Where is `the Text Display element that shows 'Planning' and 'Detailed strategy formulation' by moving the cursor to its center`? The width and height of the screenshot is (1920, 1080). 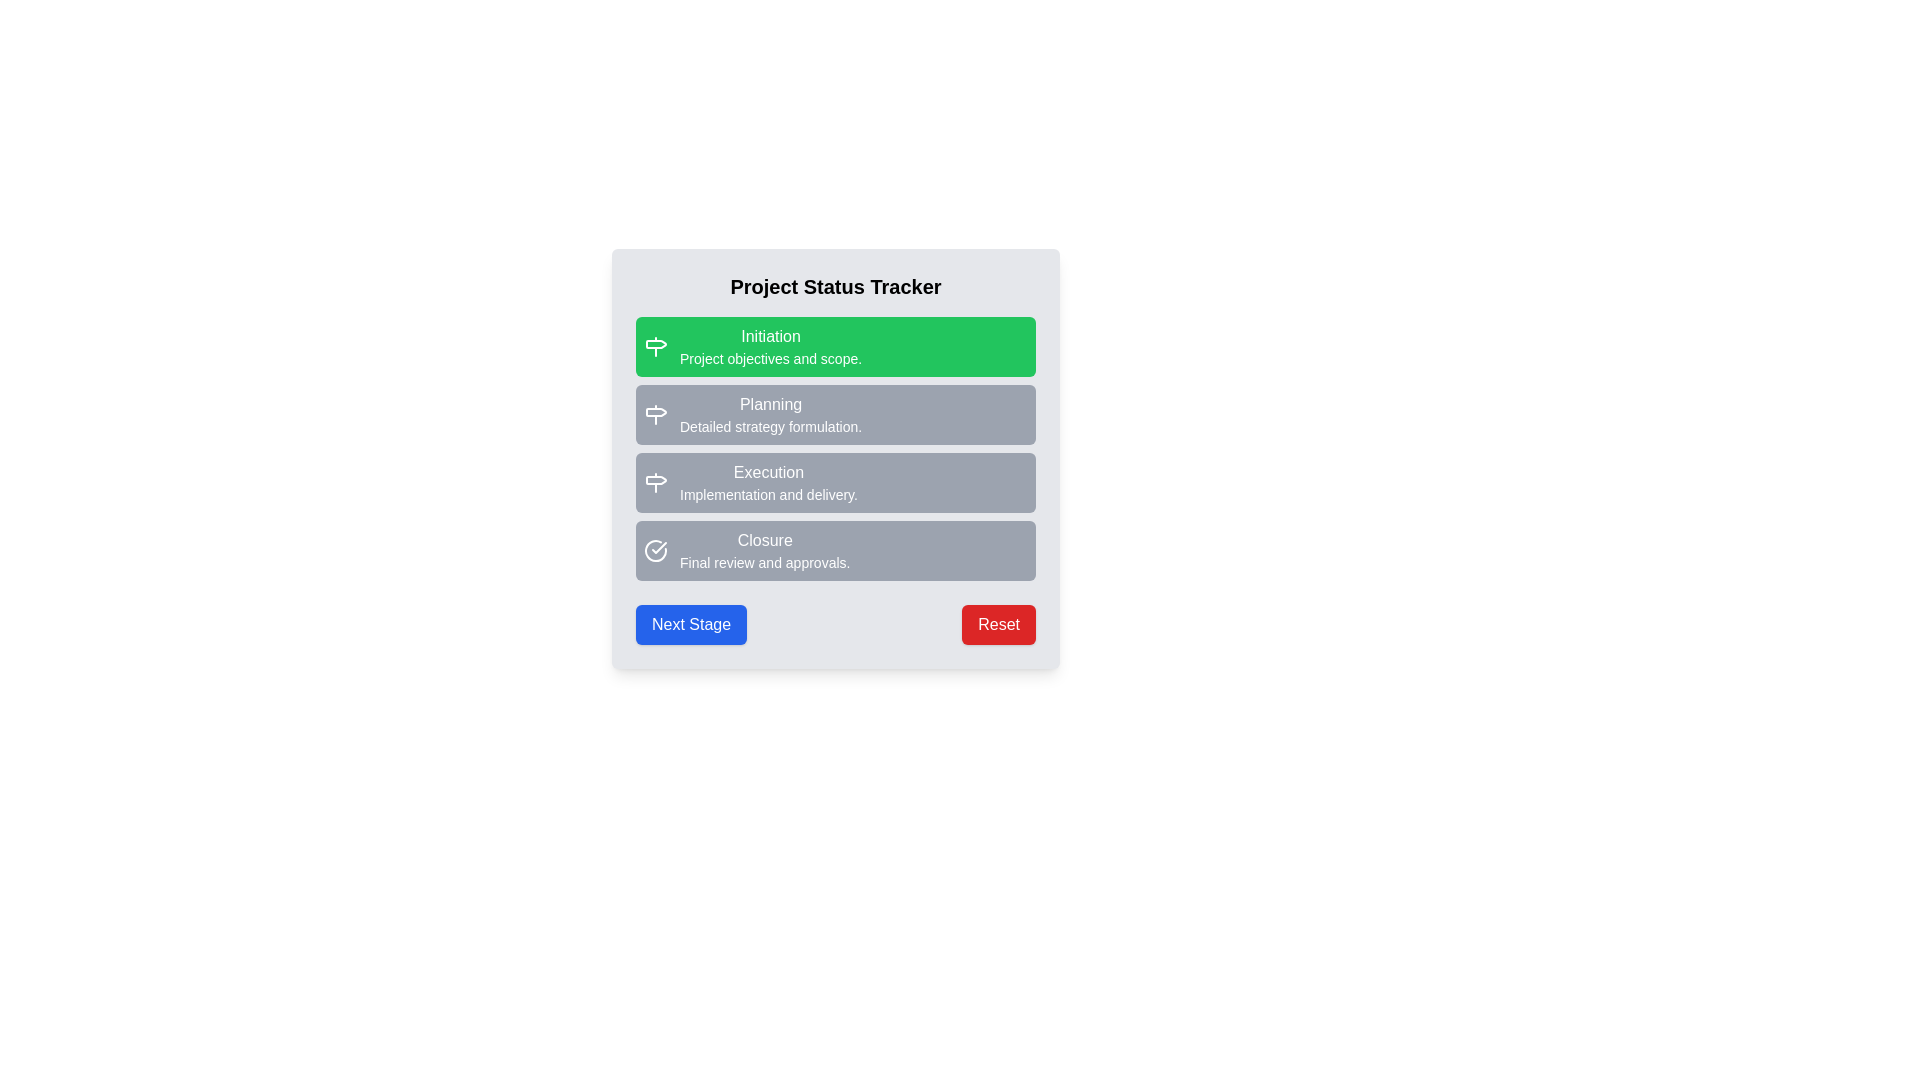 the Text Display element that shows 'Planning' and 'Detailed strategy formulation' by moving the cursor to its center is located at coordinates (770, 414).